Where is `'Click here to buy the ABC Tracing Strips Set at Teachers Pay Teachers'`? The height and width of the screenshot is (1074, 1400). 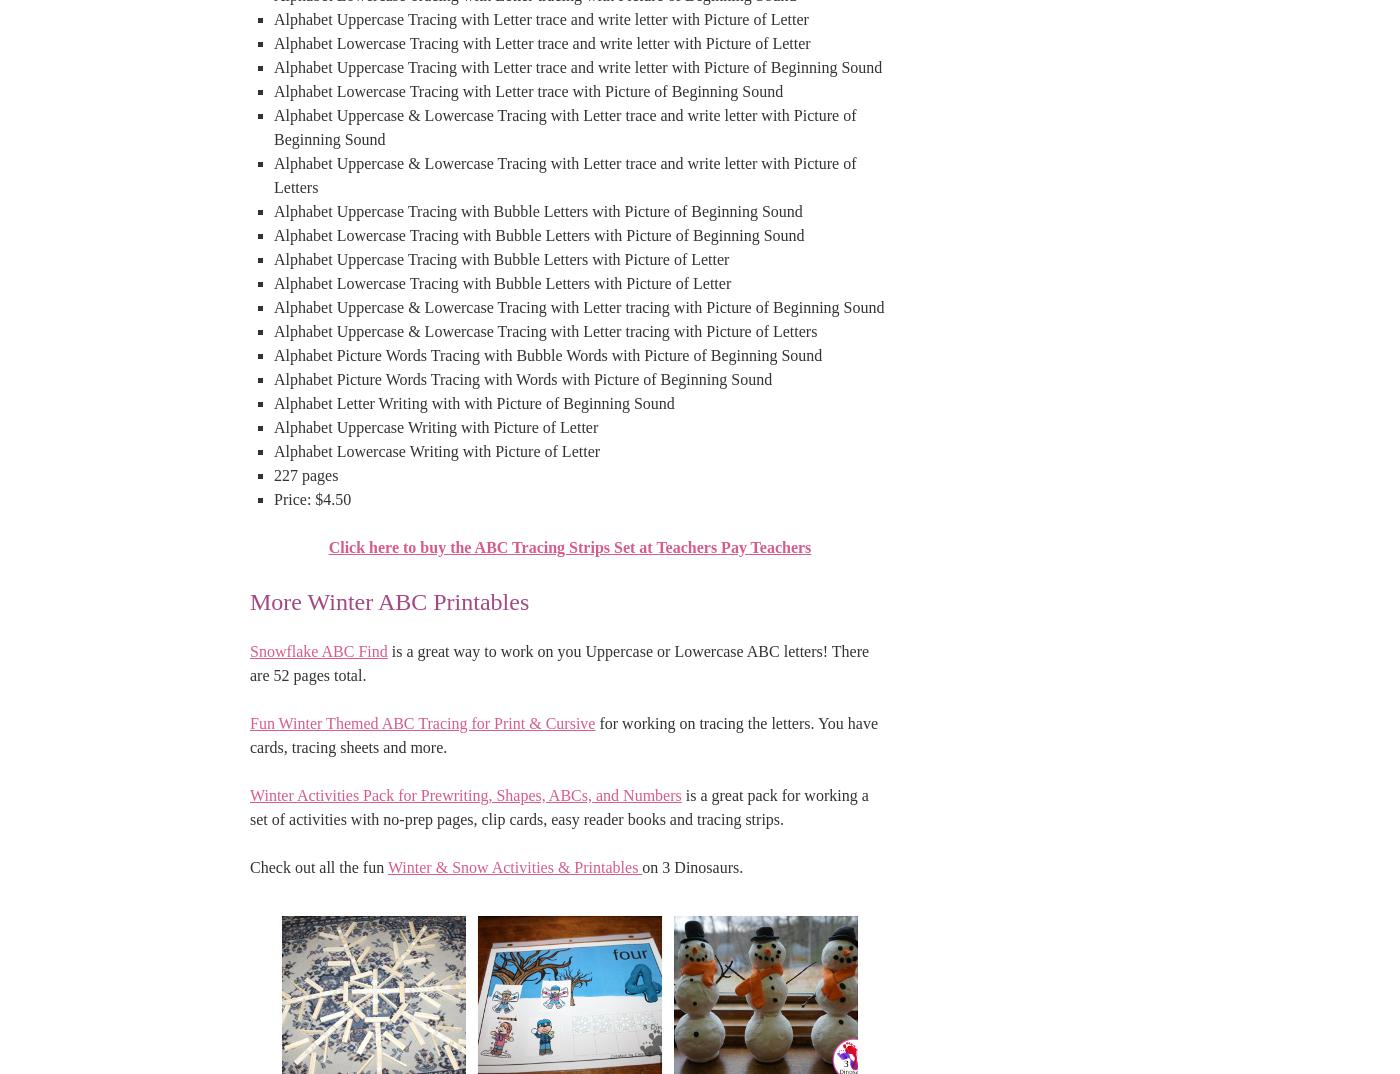 'Click here to buy the ABC Tracing Strips Set at Teachers Pay Teachers' is located at coordinates (569, 545).